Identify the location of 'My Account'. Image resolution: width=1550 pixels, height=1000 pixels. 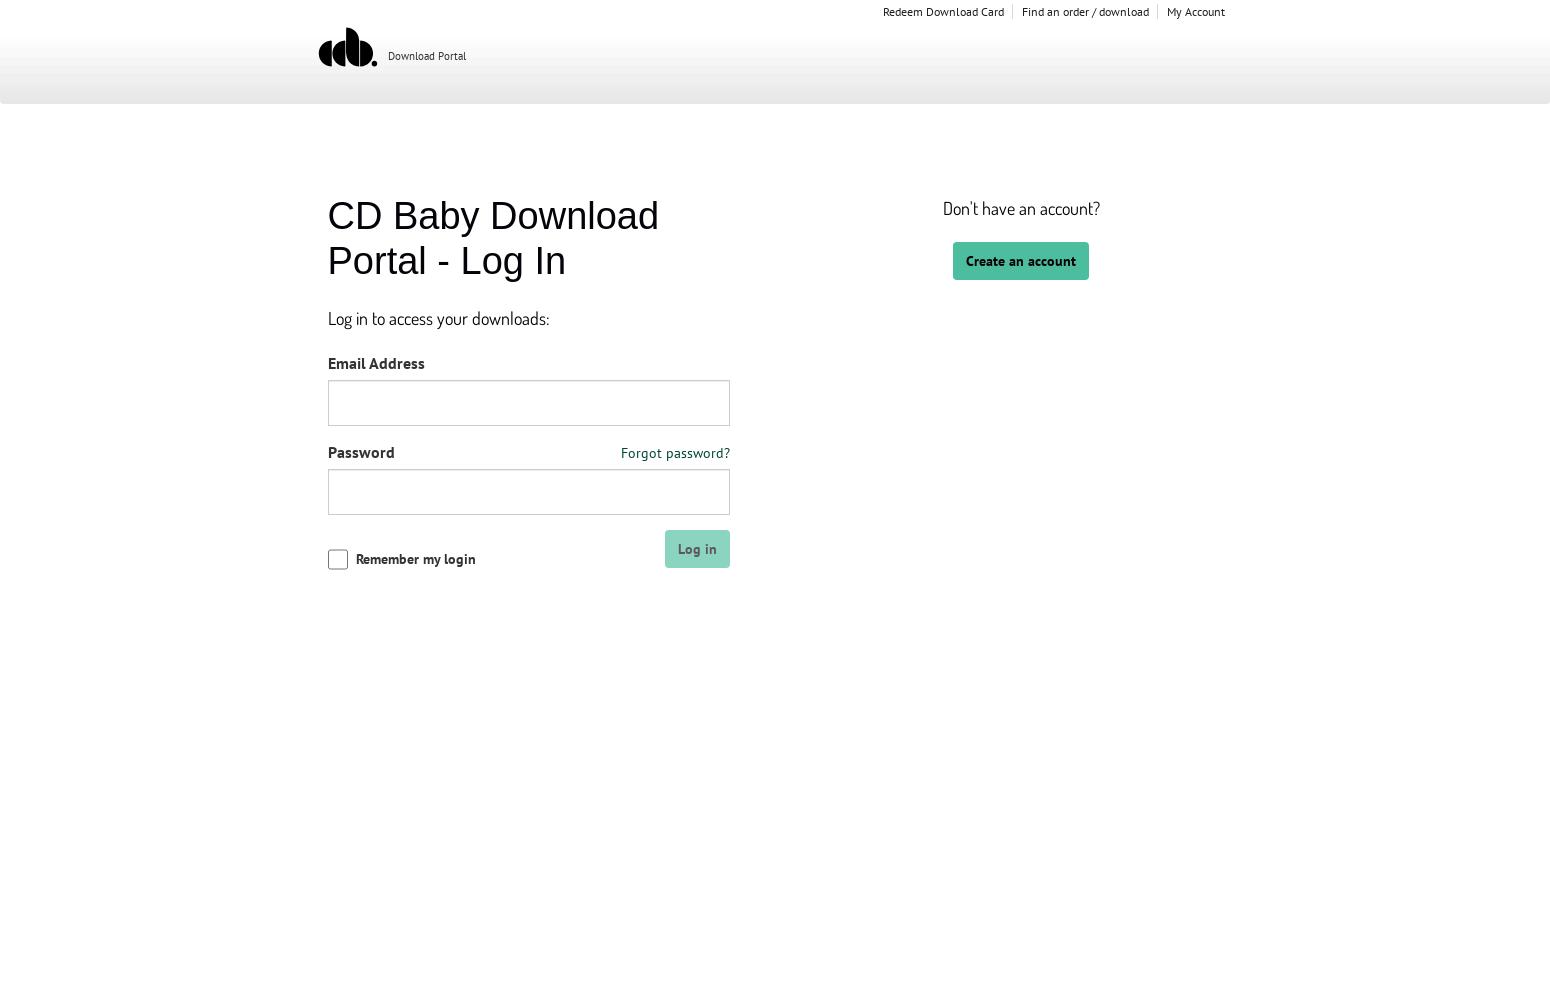
(1195, 11).